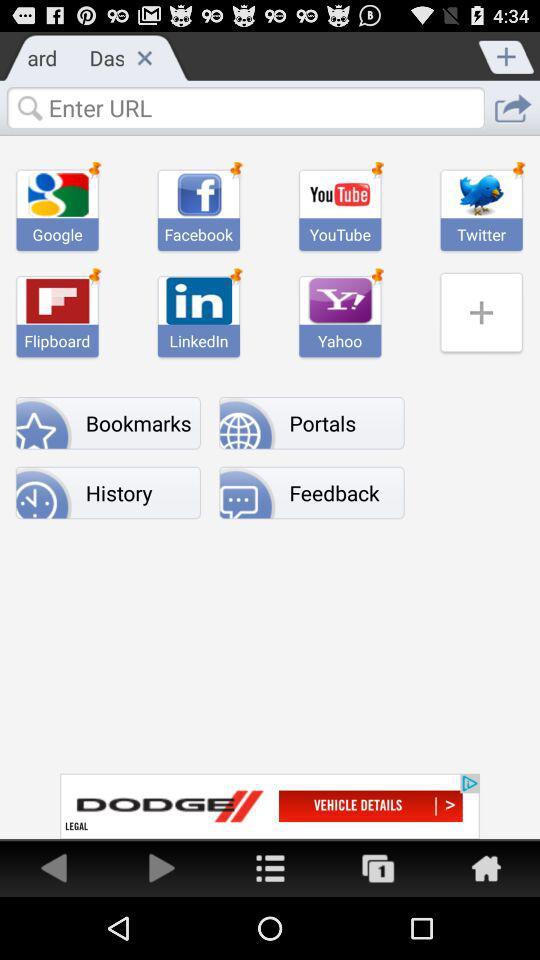  I want to click on go forward, so click(161, 866).